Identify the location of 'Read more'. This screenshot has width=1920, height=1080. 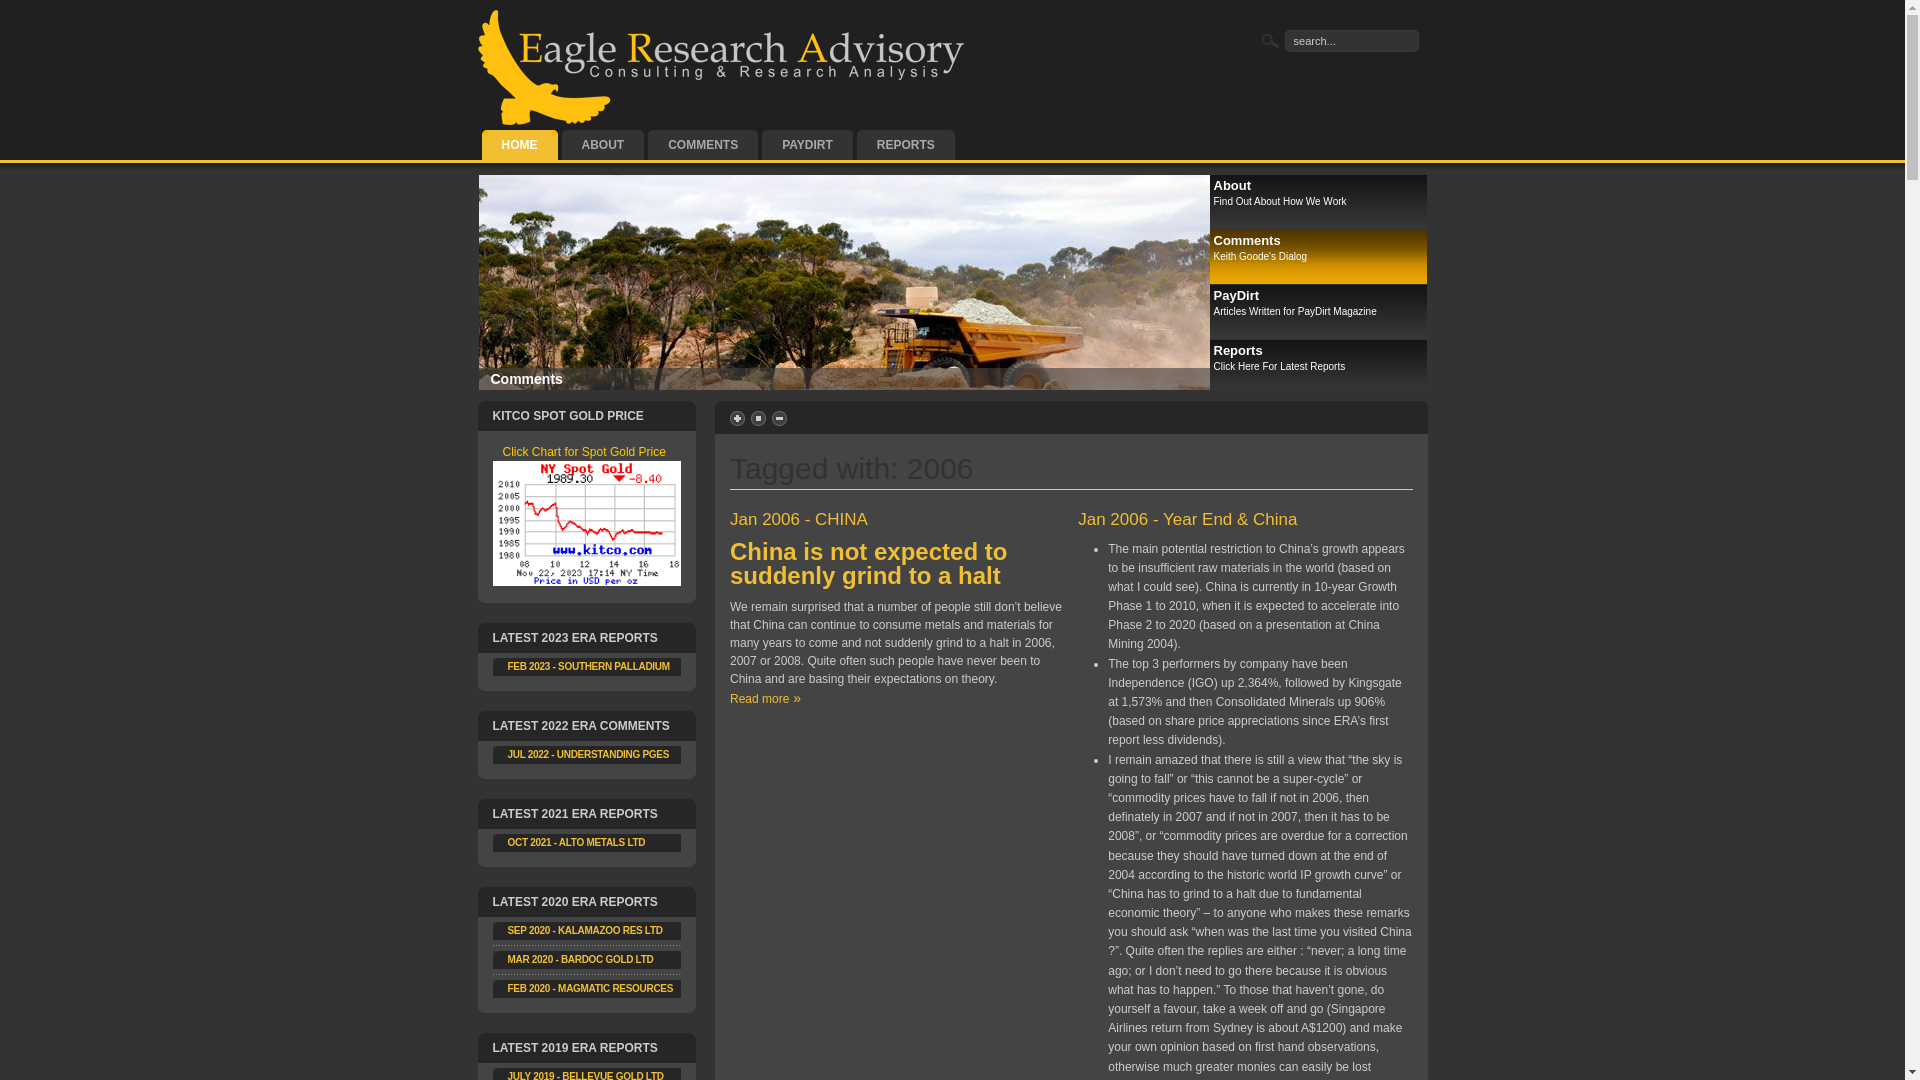
(764, 697).